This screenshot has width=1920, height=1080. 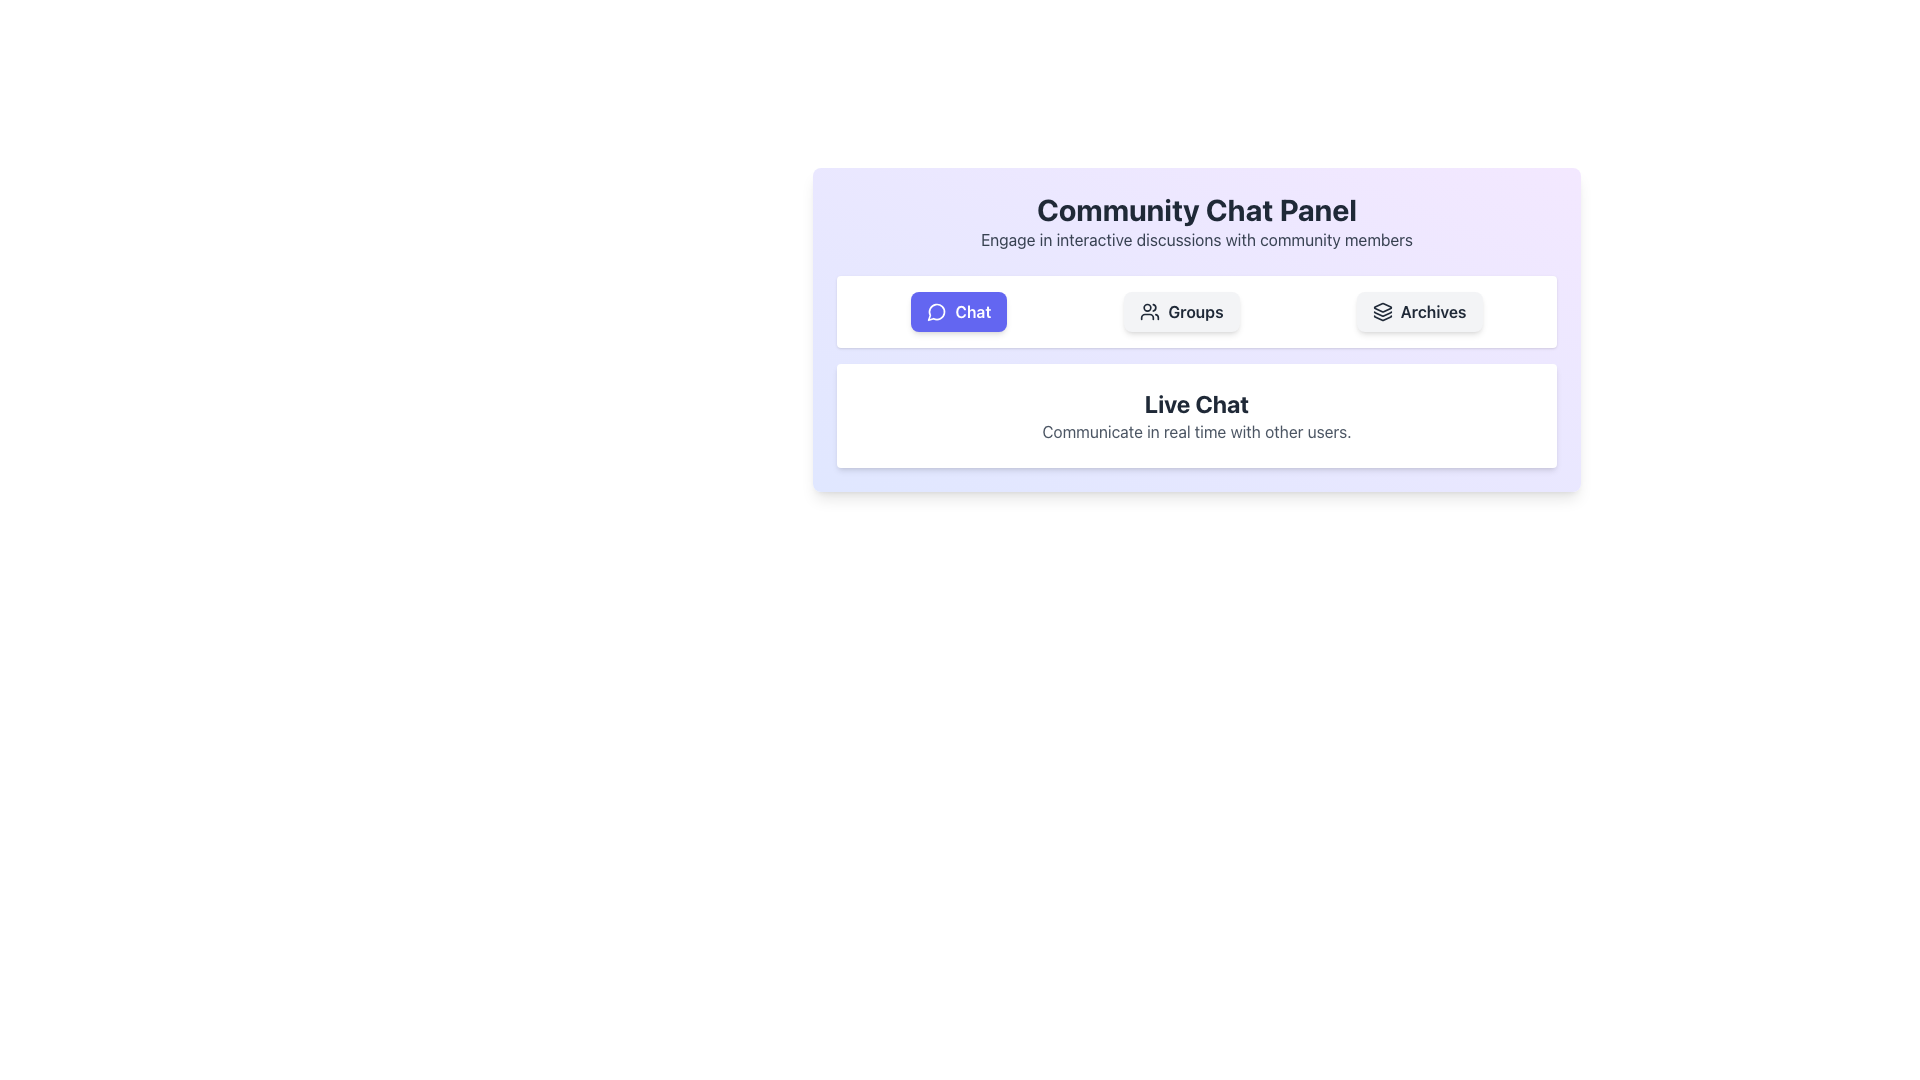 What do you see at coordinates (1381, 314) in the screenshot?
I see `the middle layer of the three-layer stack icon located in the top-right corner of the interface, which symbolizes layers or hierarchical data` at bounding box center [1381, 314].